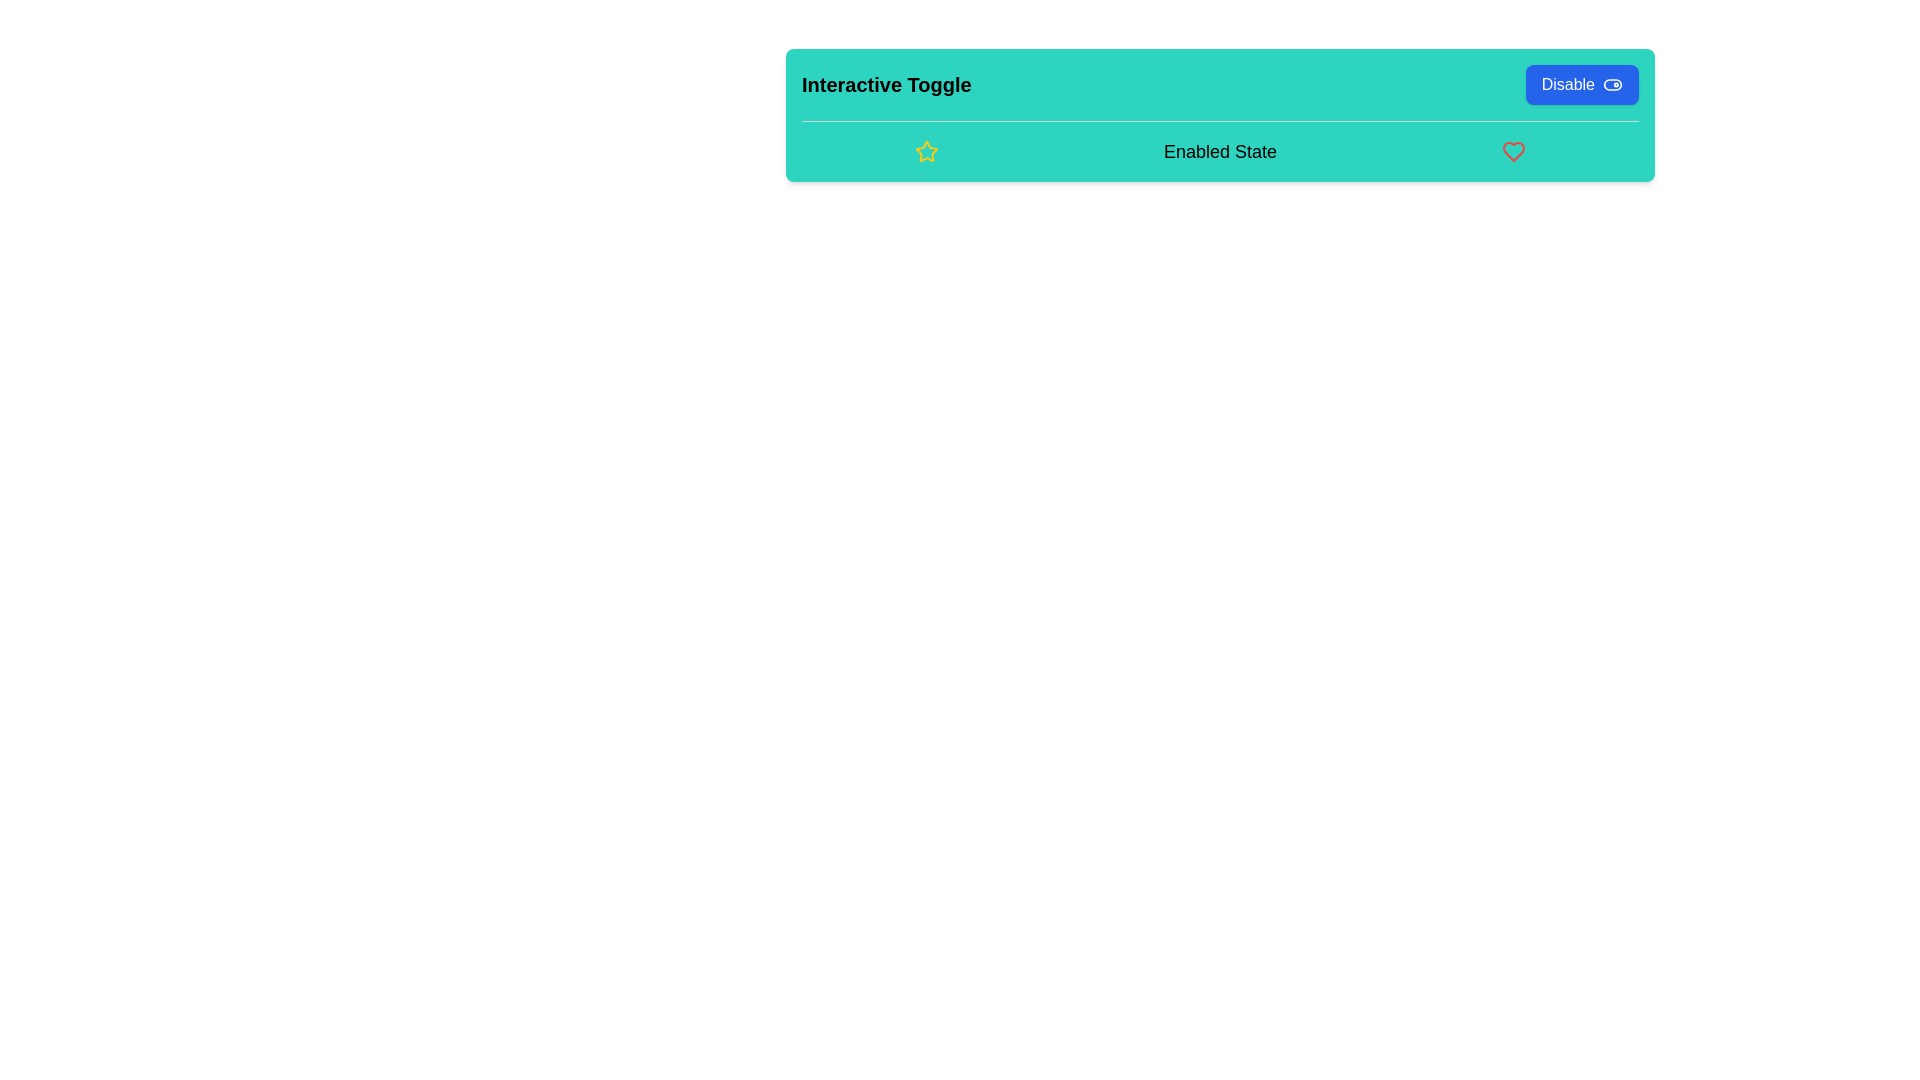  I want to click on the toggle icon located to the right of the 'Disable' text in the button component at the top-right corner of the interface, so click(1612, 83).